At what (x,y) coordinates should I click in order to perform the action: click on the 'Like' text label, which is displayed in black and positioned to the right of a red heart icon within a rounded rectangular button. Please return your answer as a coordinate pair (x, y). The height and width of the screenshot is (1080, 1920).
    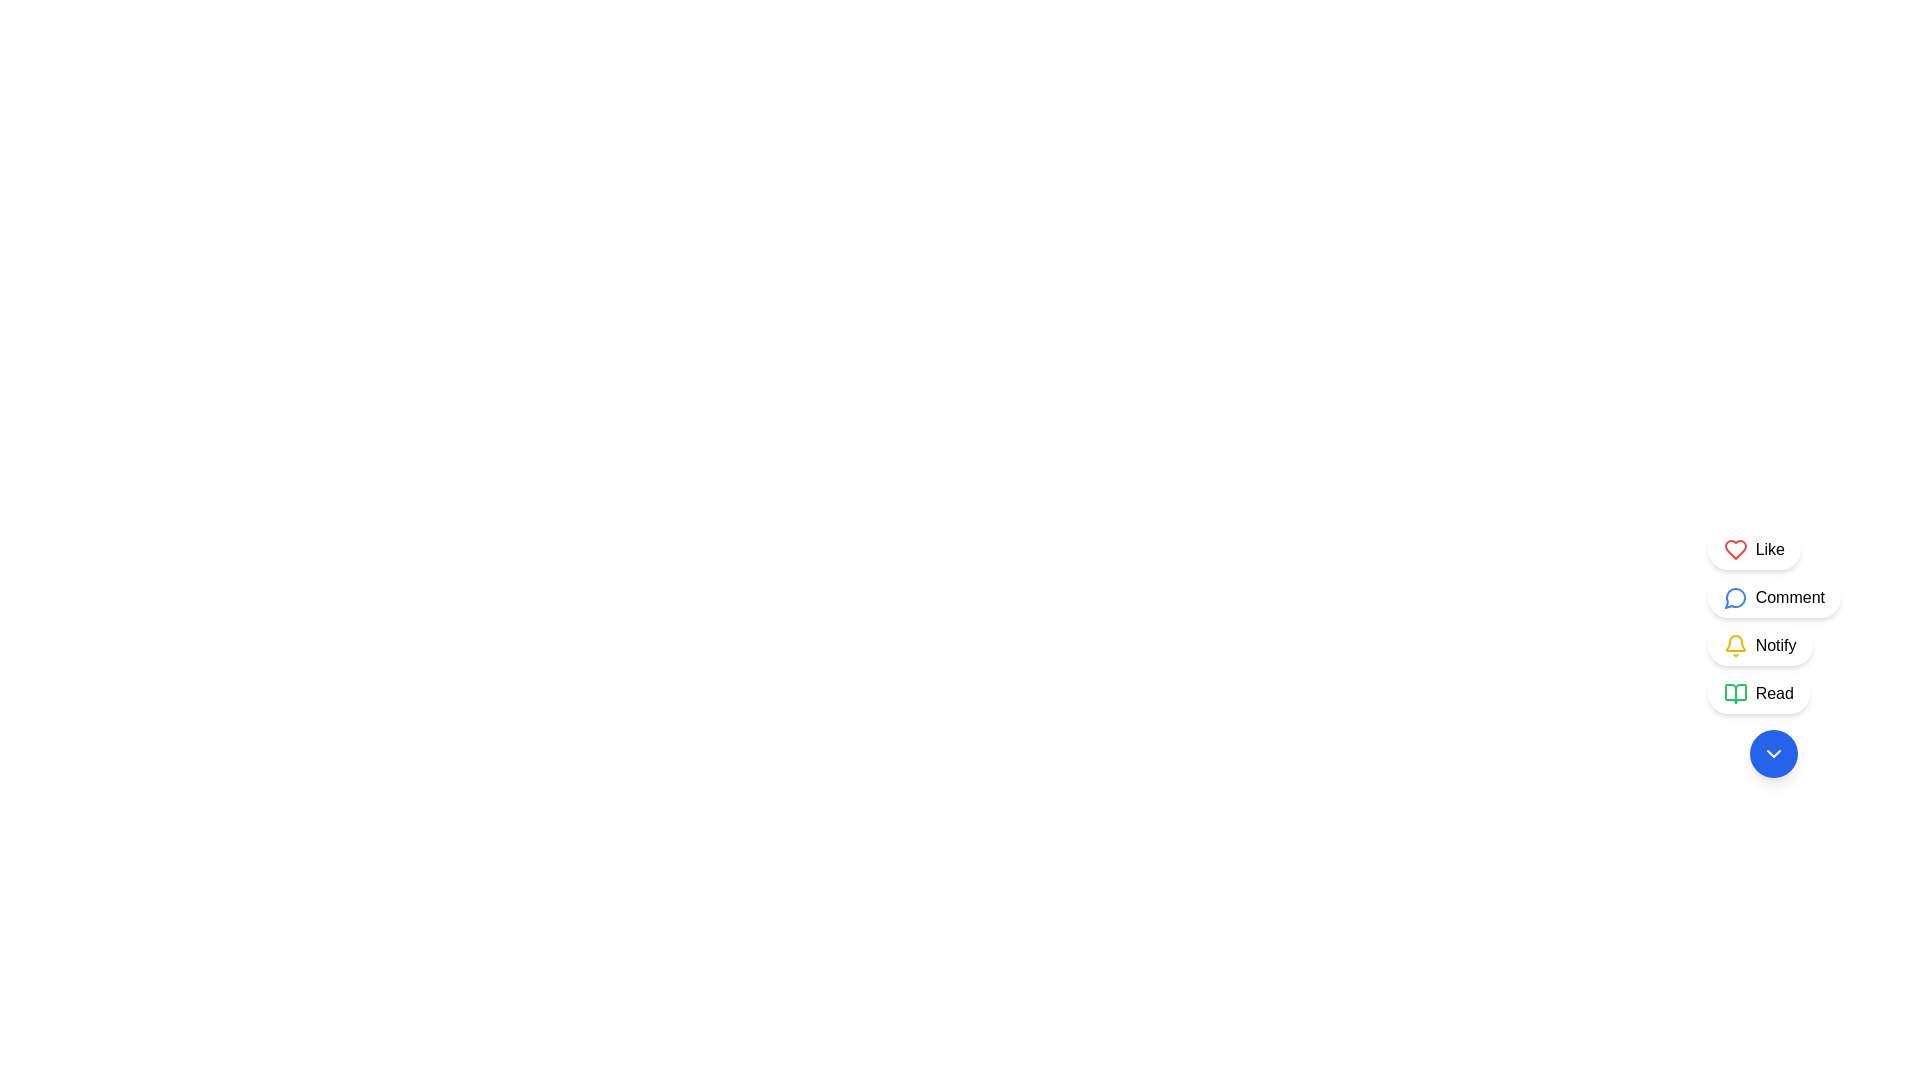
    Looking at the image, I should click on (1770, 550).